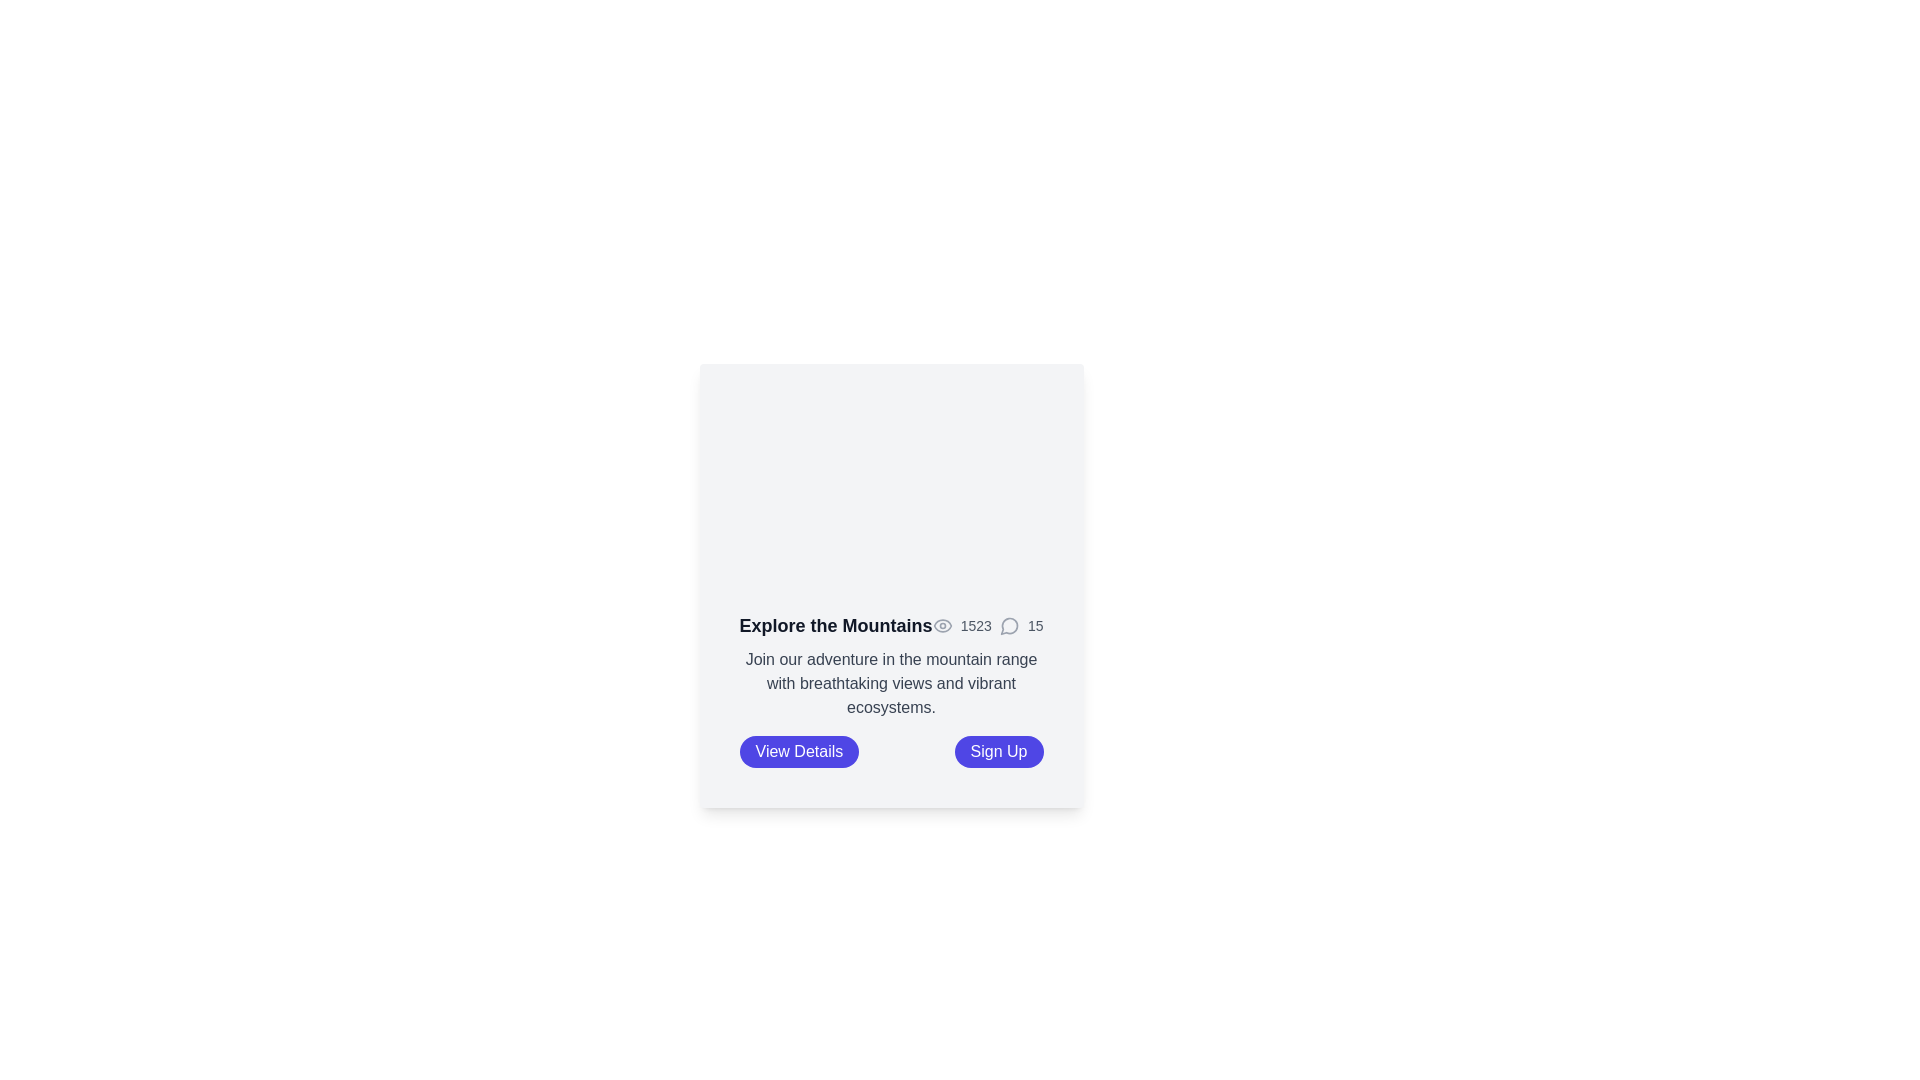  Describe the element at coordinates (976, 624) in the screenshot. I see `the static text label that serves as a numerical counter, positioned between an eye icon on the left and a speech bubble icon with the number '15' on the right, located in the upper-right part of the card-like interface` at that location.